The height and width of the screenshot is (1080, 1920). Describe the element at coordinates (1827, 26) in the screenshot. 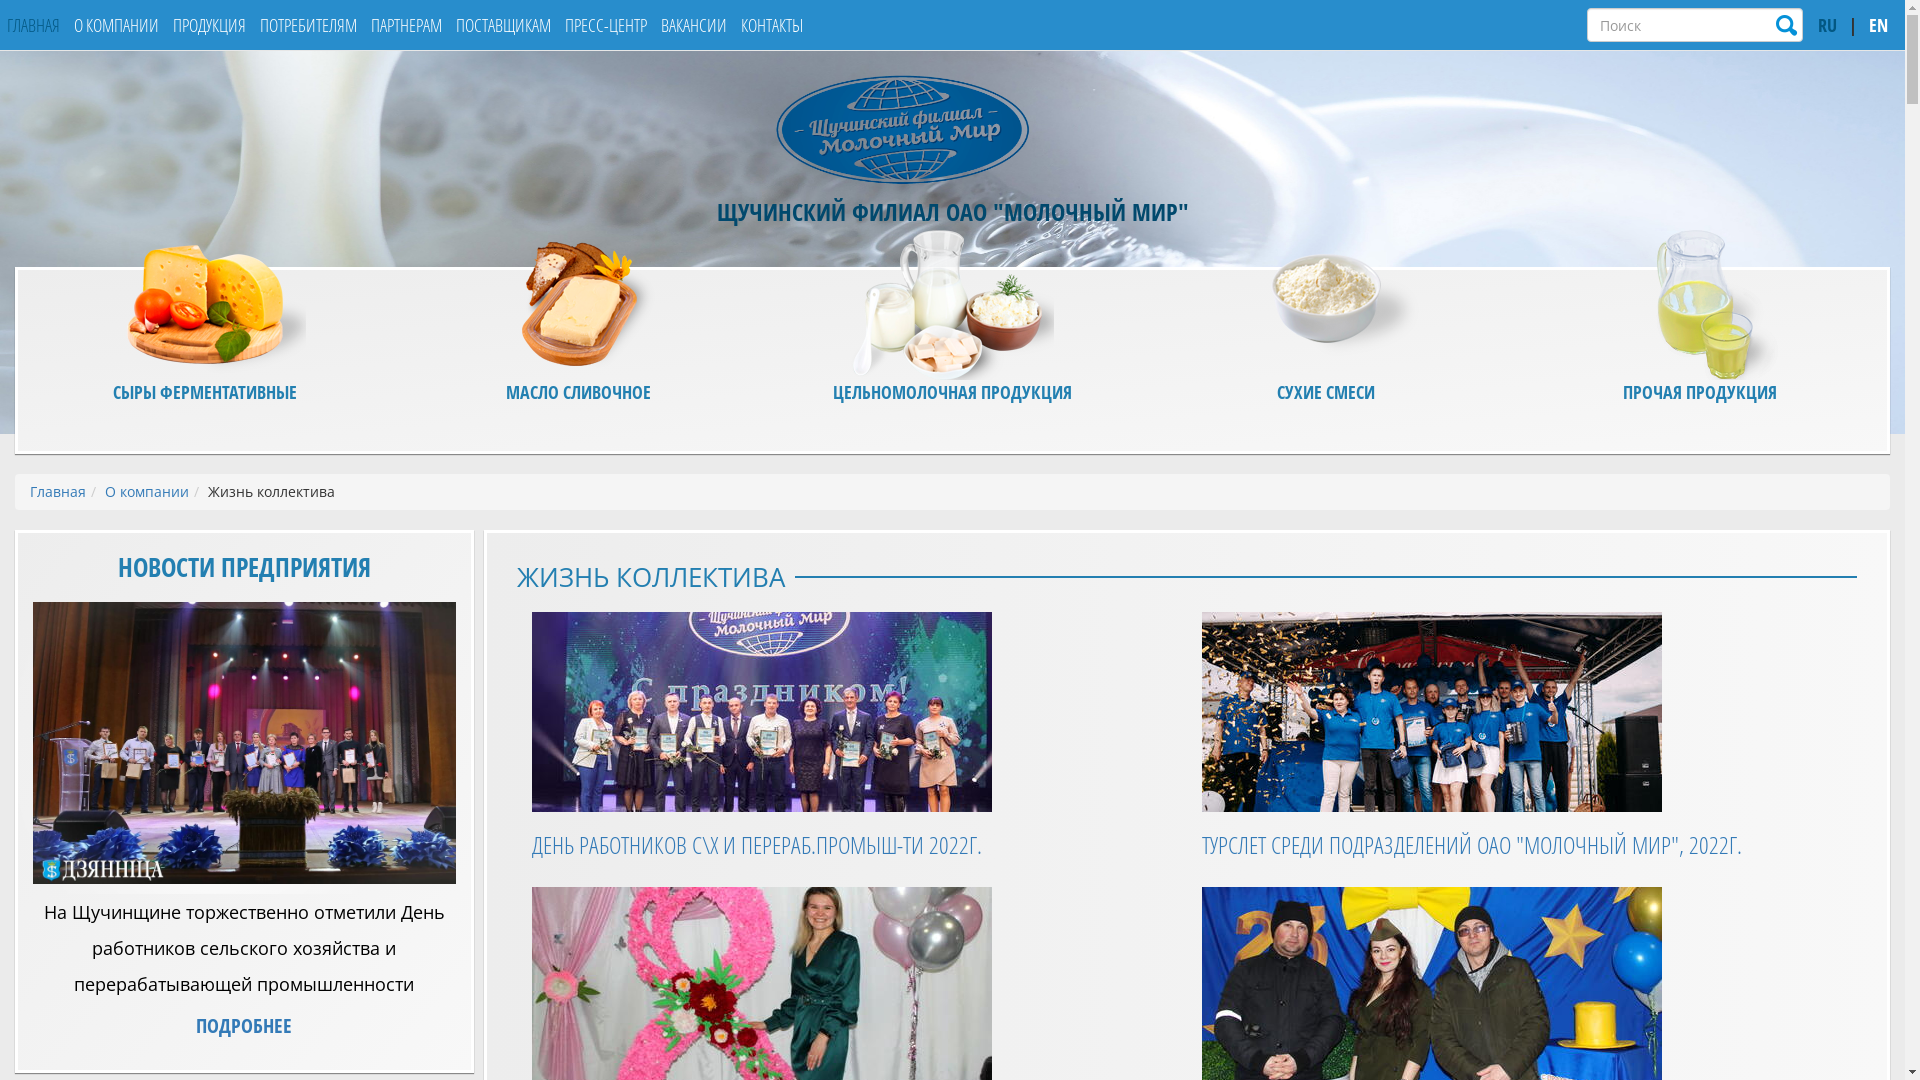

I see `'RU'` at that location.